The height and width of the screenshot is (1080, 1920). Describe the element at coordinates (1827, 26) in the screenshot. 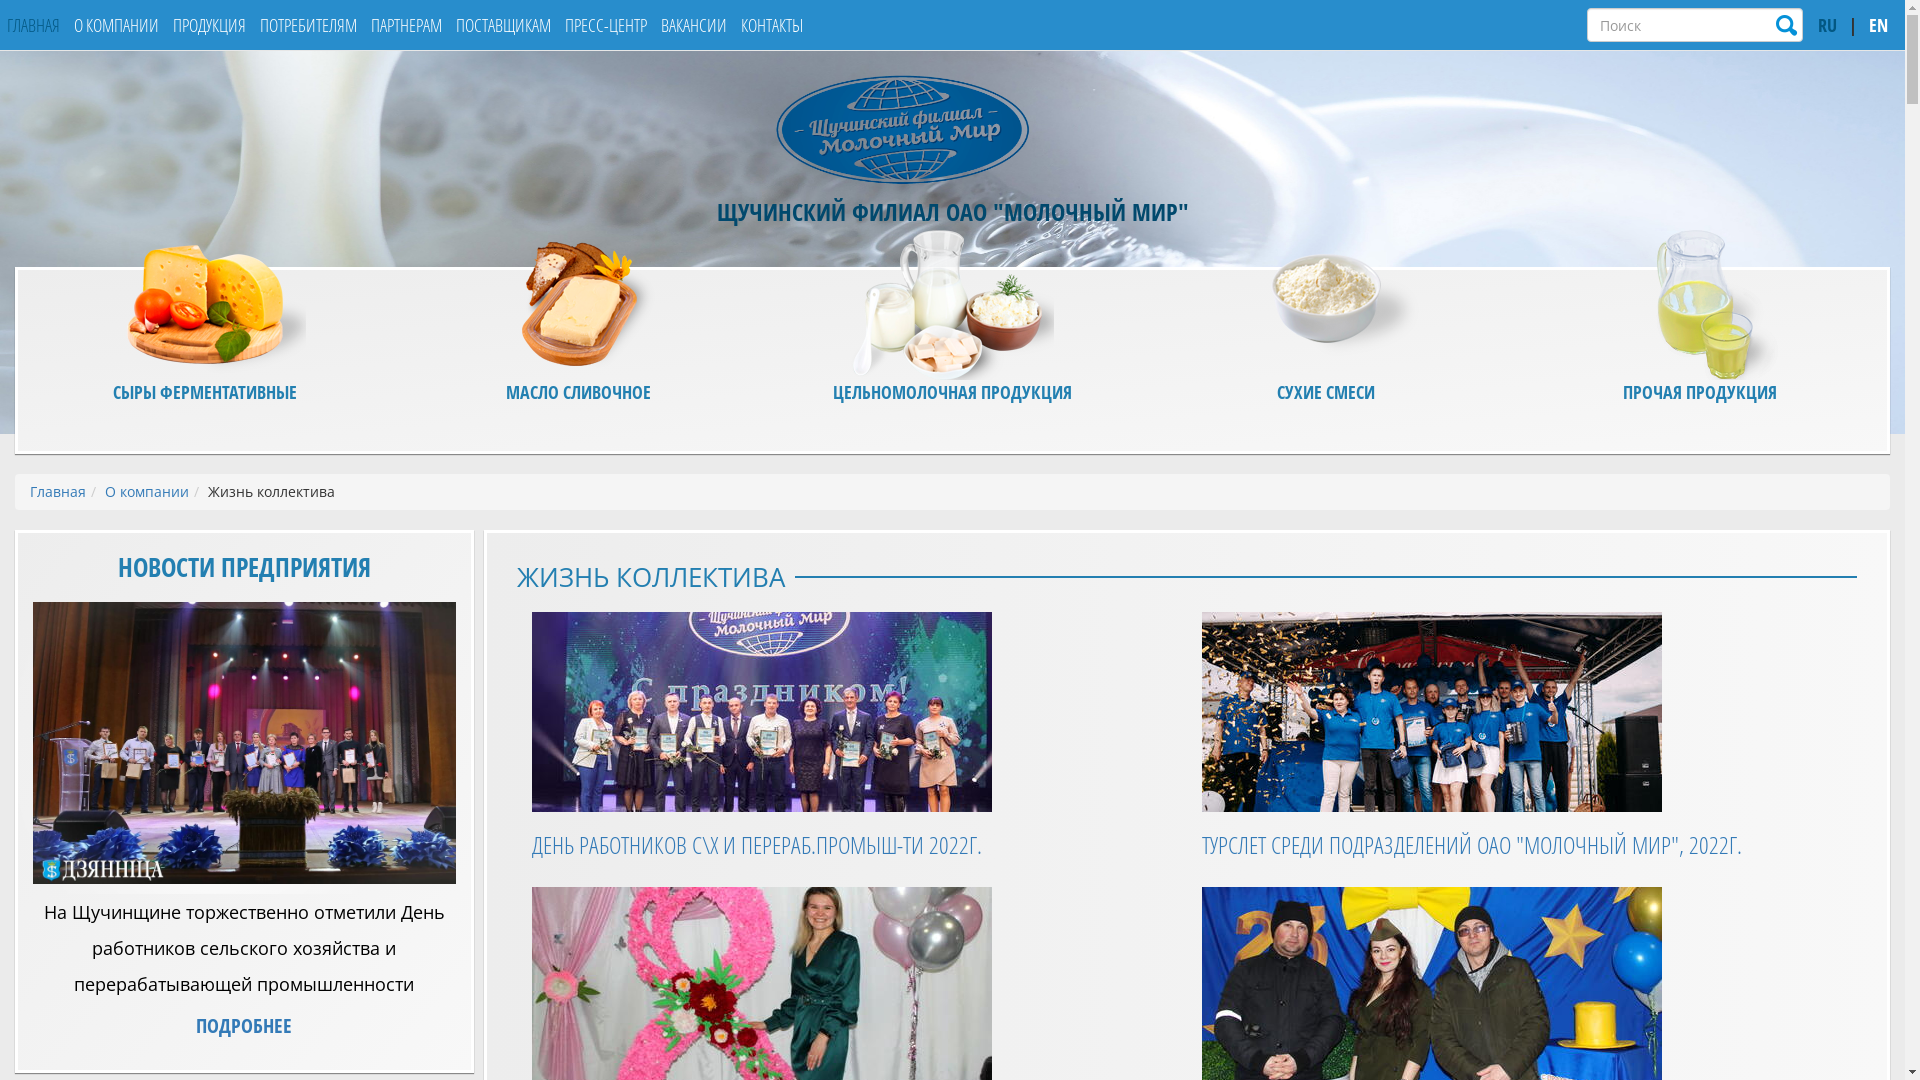

I see `'RU'` at that location.